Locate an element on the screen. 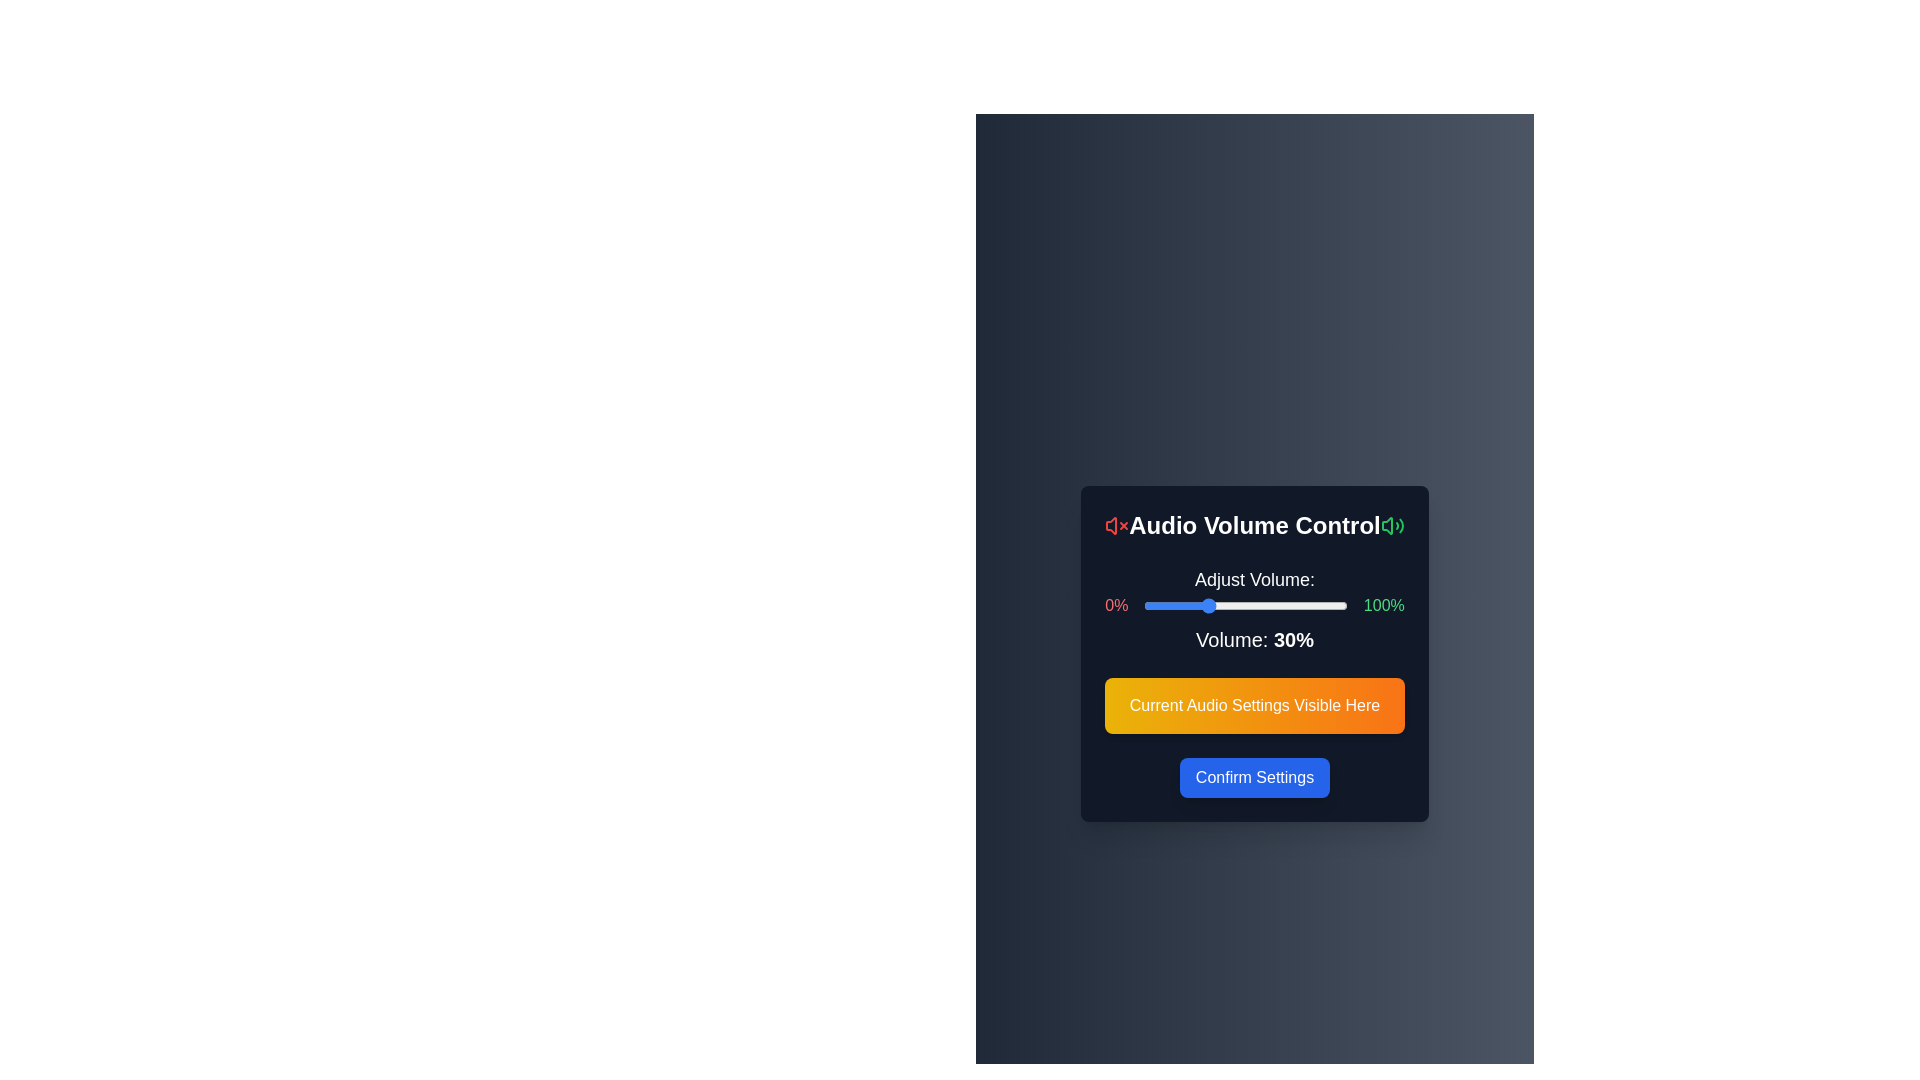 The width and height of the screenshot is (1920, 1080). the volume slider to 62% is located at coordinates (1269, 604).